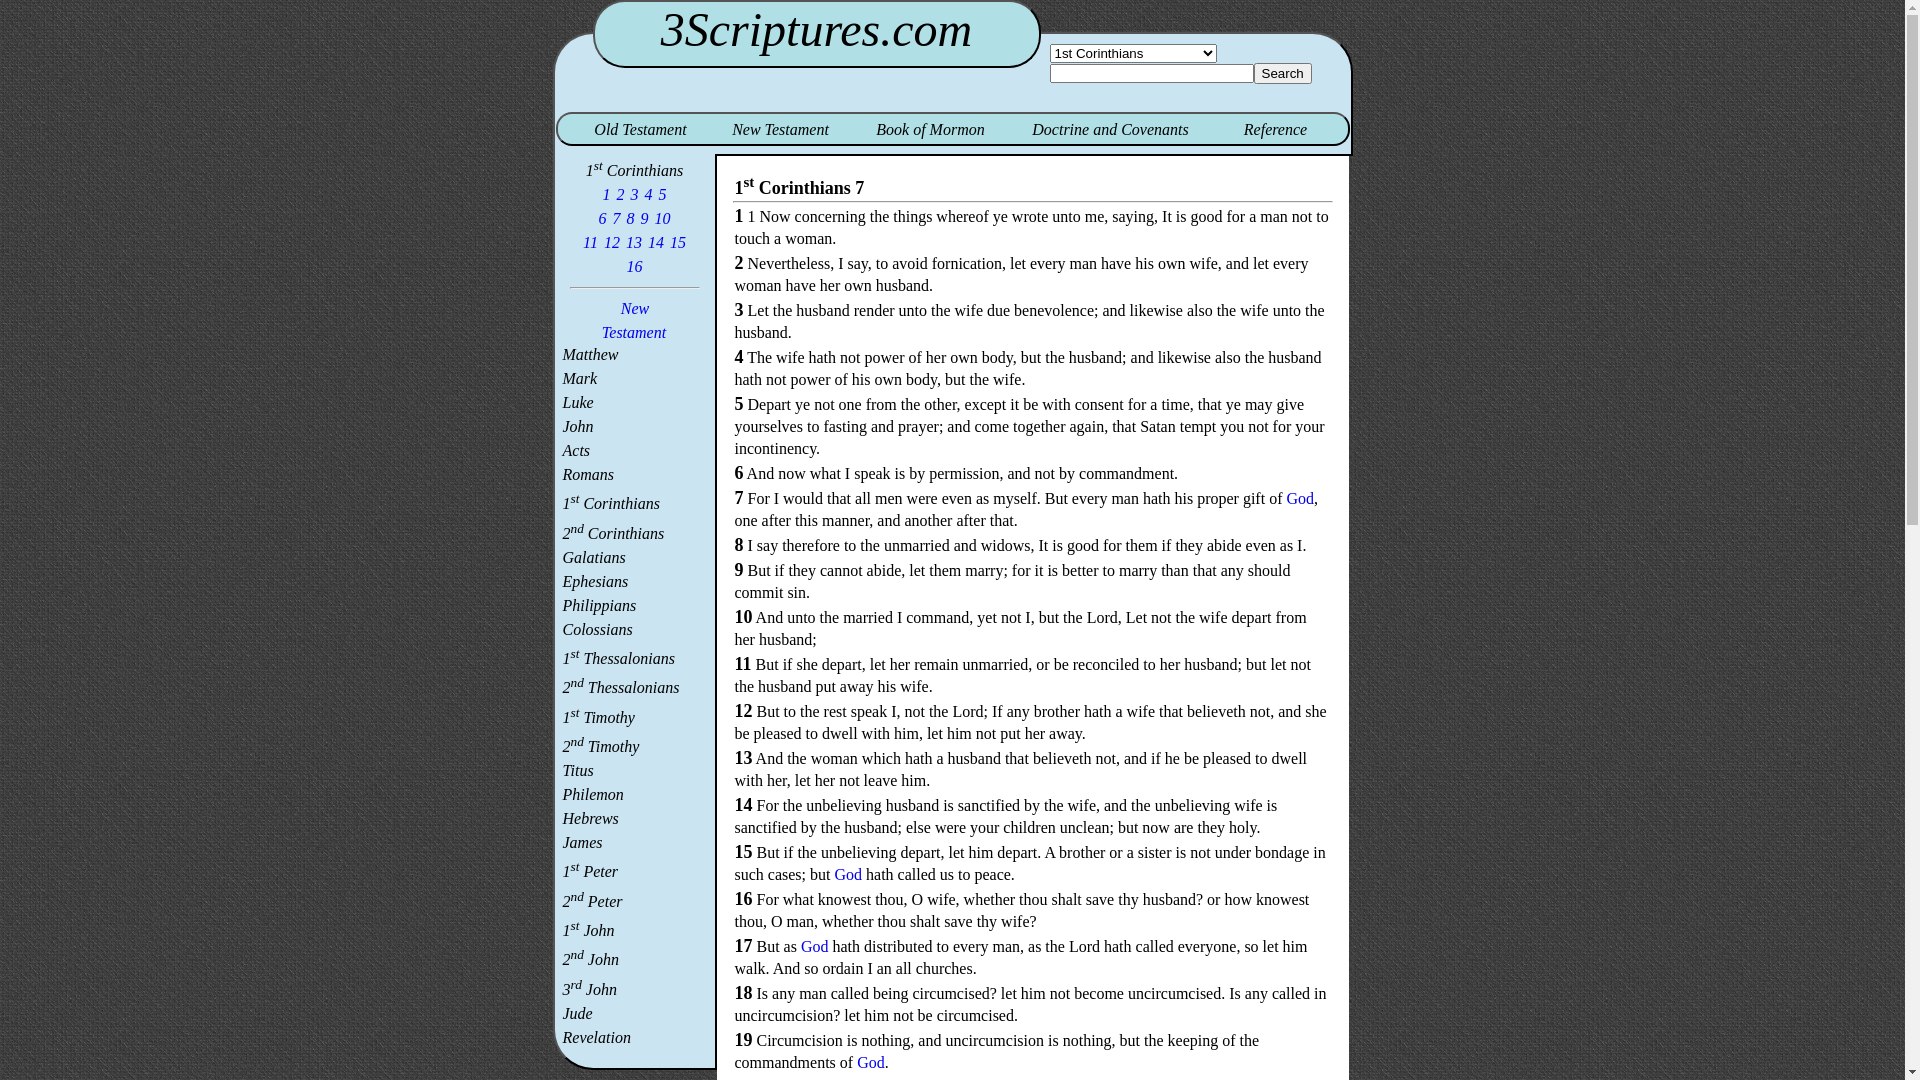 The width and height of the screenshot is (1920, 1080). Describe the element at coordinates (677, 241) in the screenshot. I see `'15'` at that location.